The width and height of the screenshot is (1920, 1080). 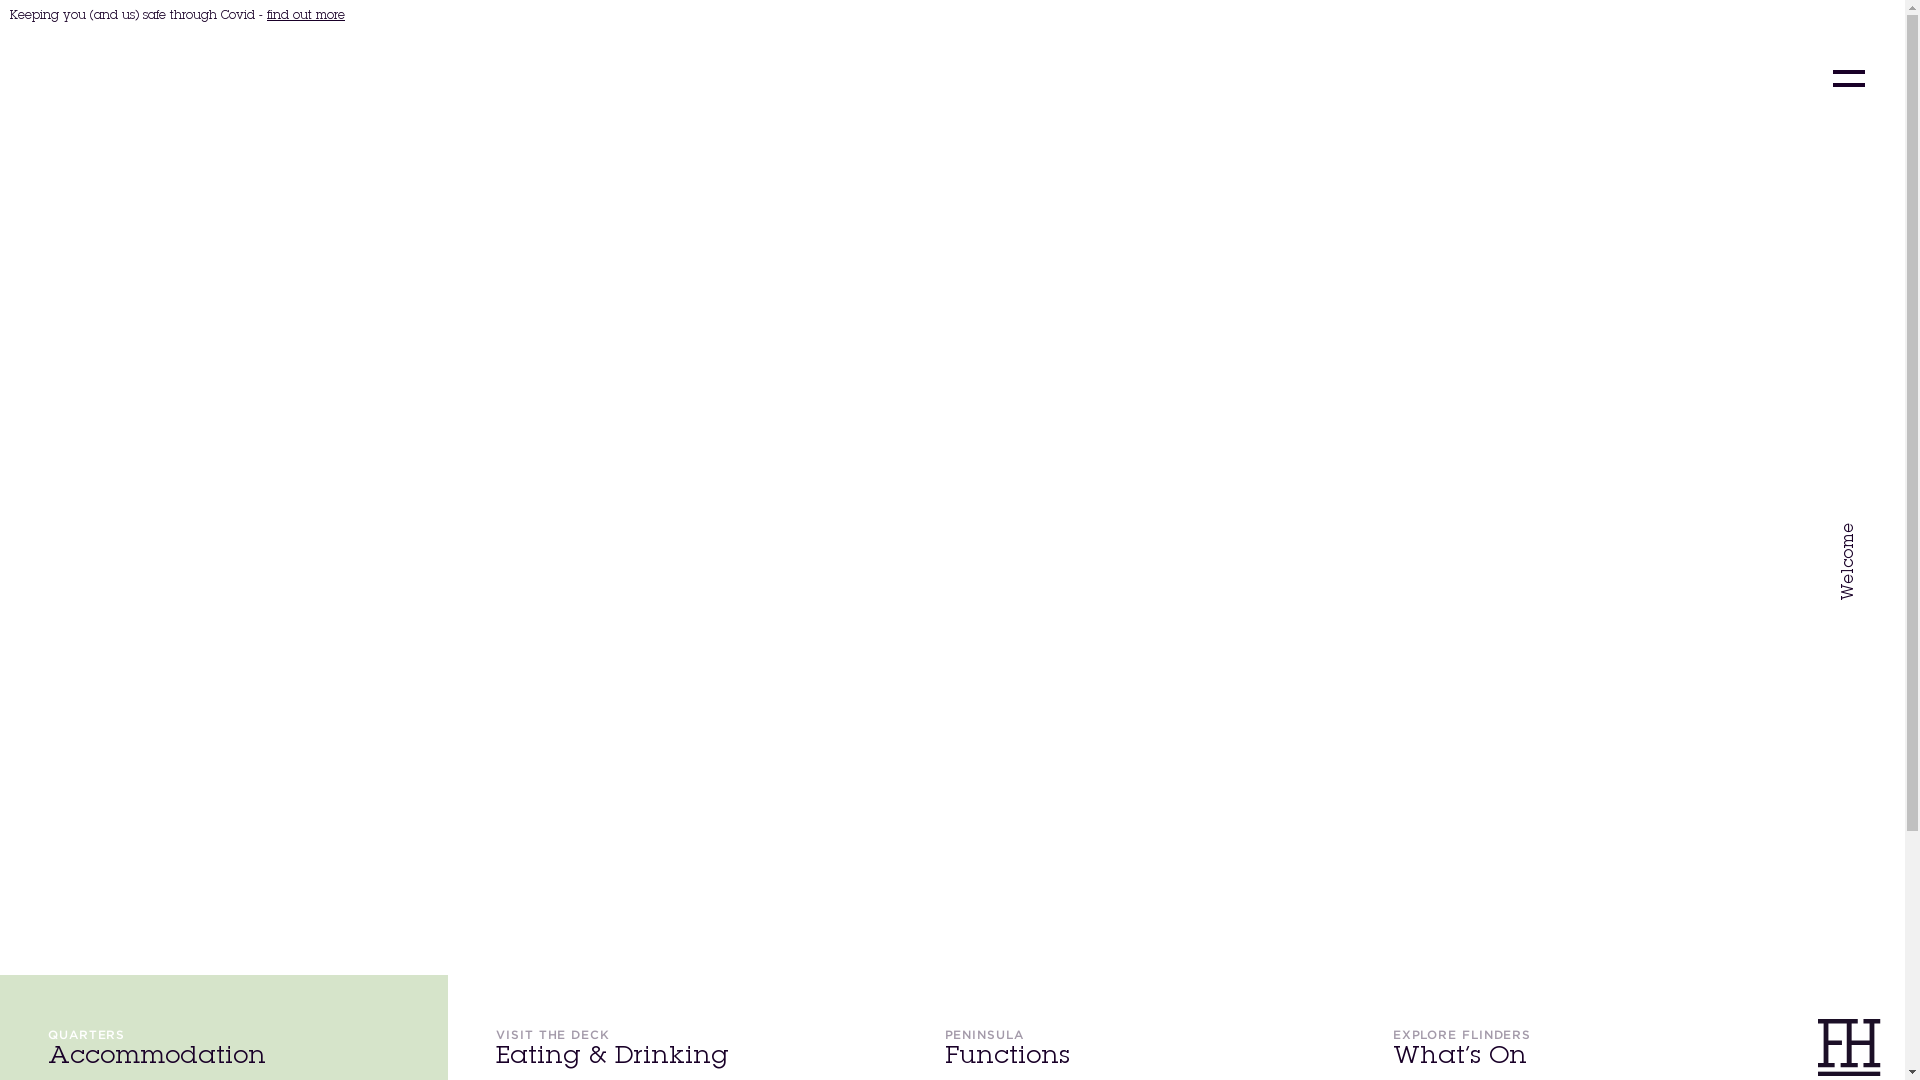 What do you see at coordinates (305, 15) in the screenshot?
I see `'find out more'` at bounding box center [305, 15].